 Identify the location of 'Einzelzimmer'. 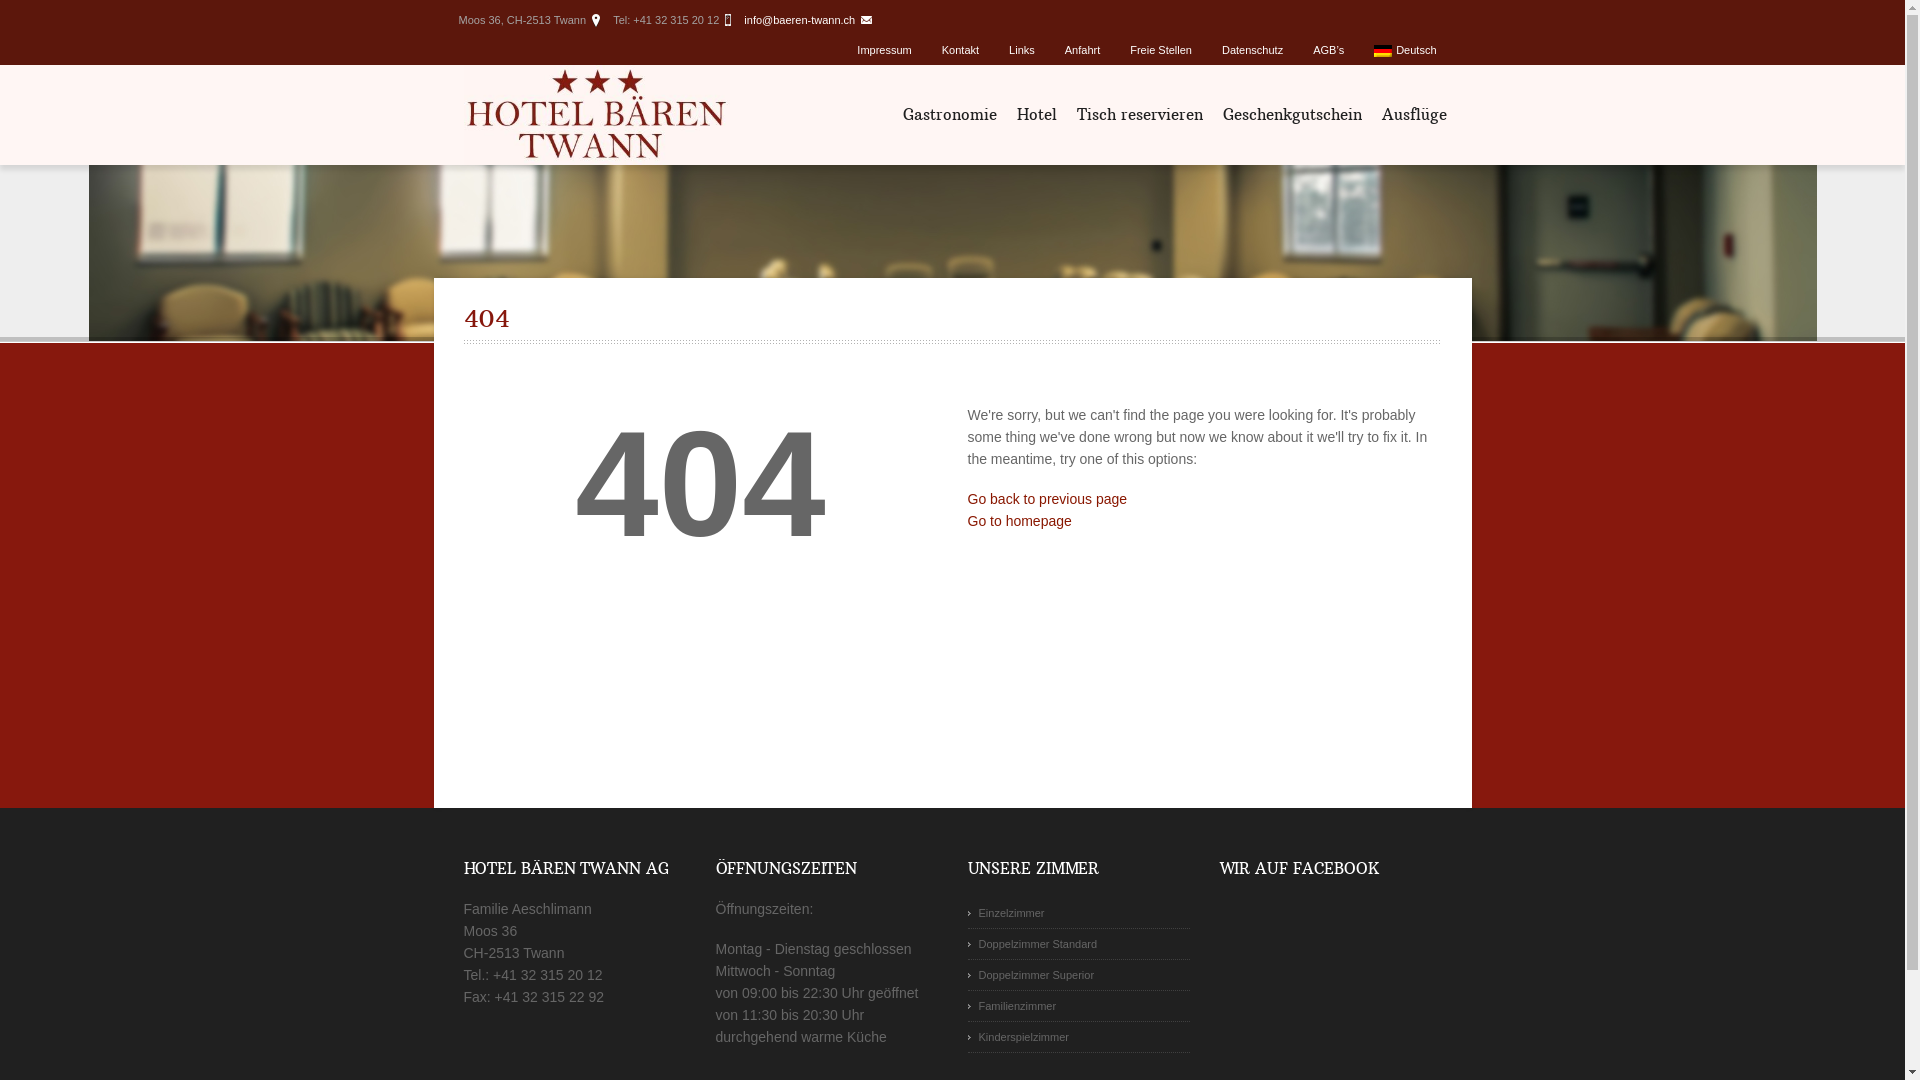
(1078, 913).